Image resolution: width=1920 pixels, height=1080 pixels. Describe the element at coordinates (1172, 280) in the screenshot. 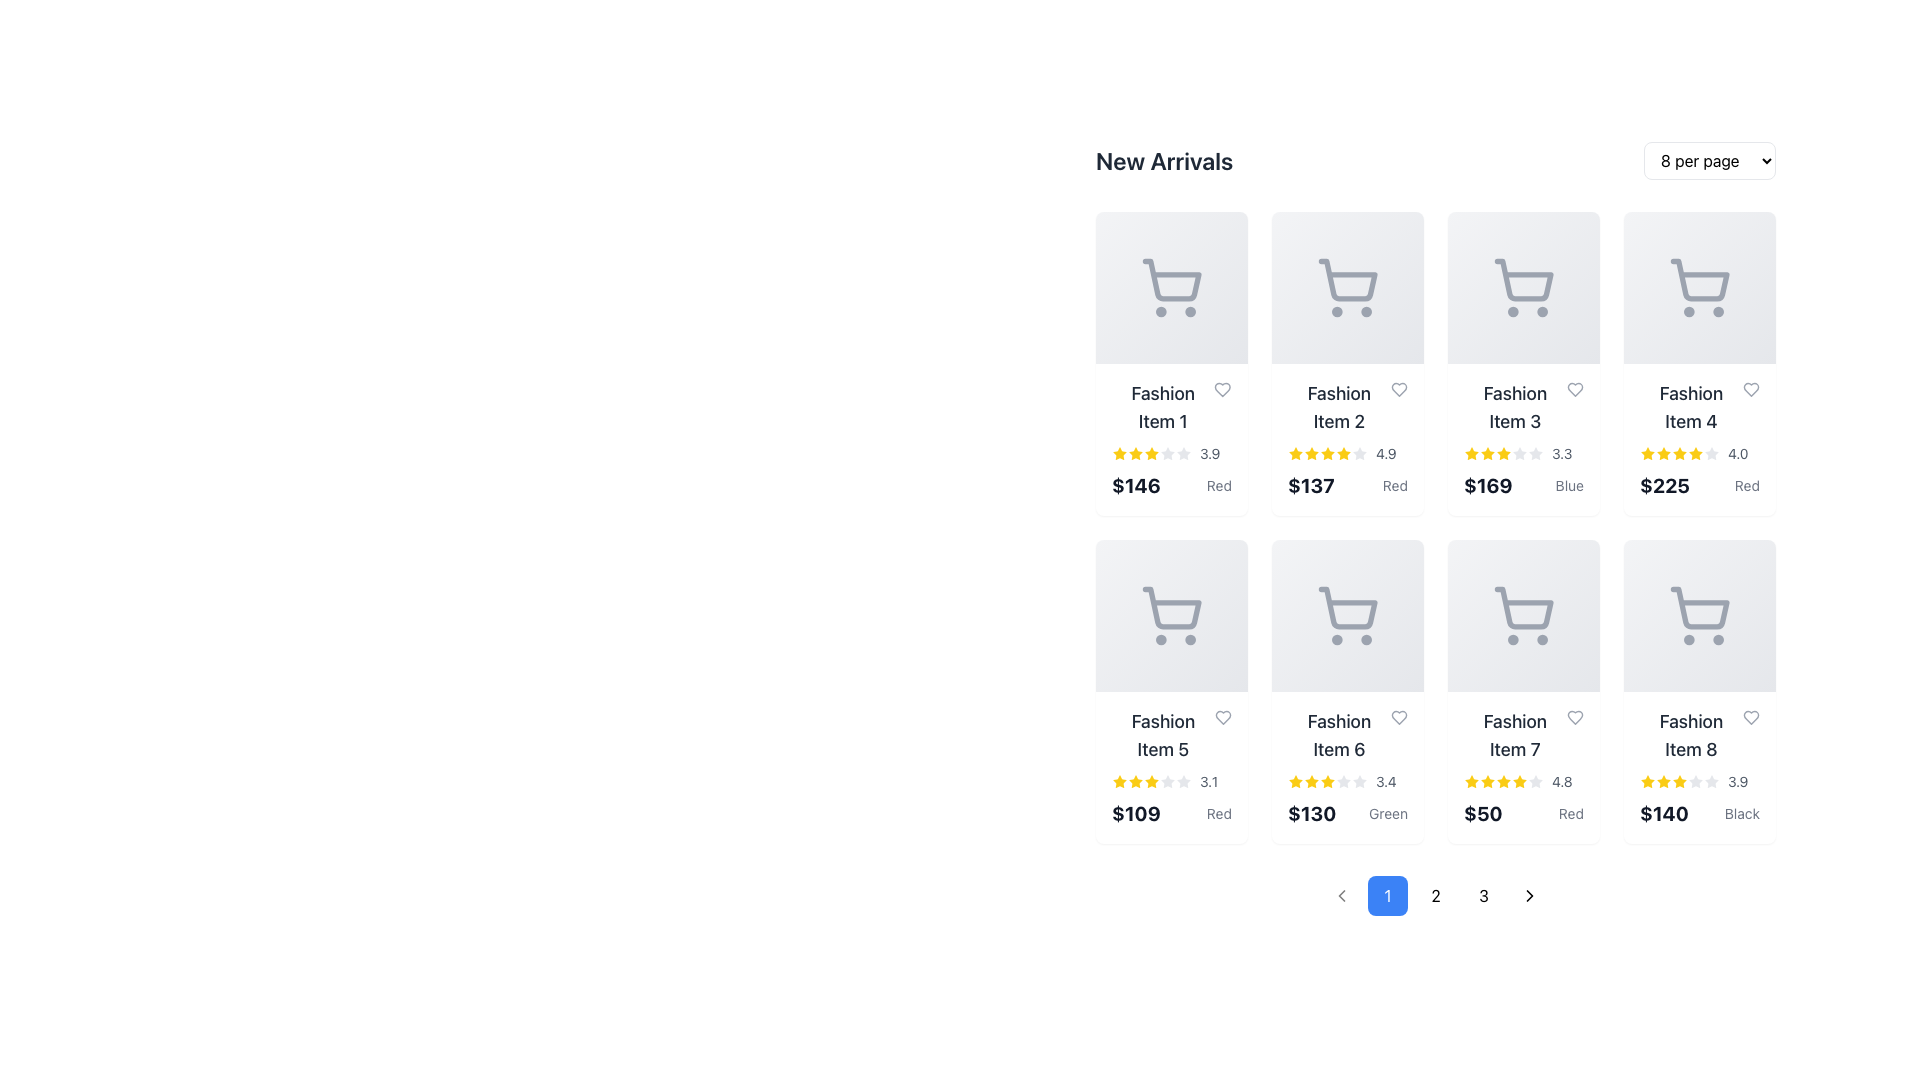

I see `the shopping cart icon in the left-most column of the first row in the 'New Arrivals' section related to 'Fashion Item 1'` at that location.